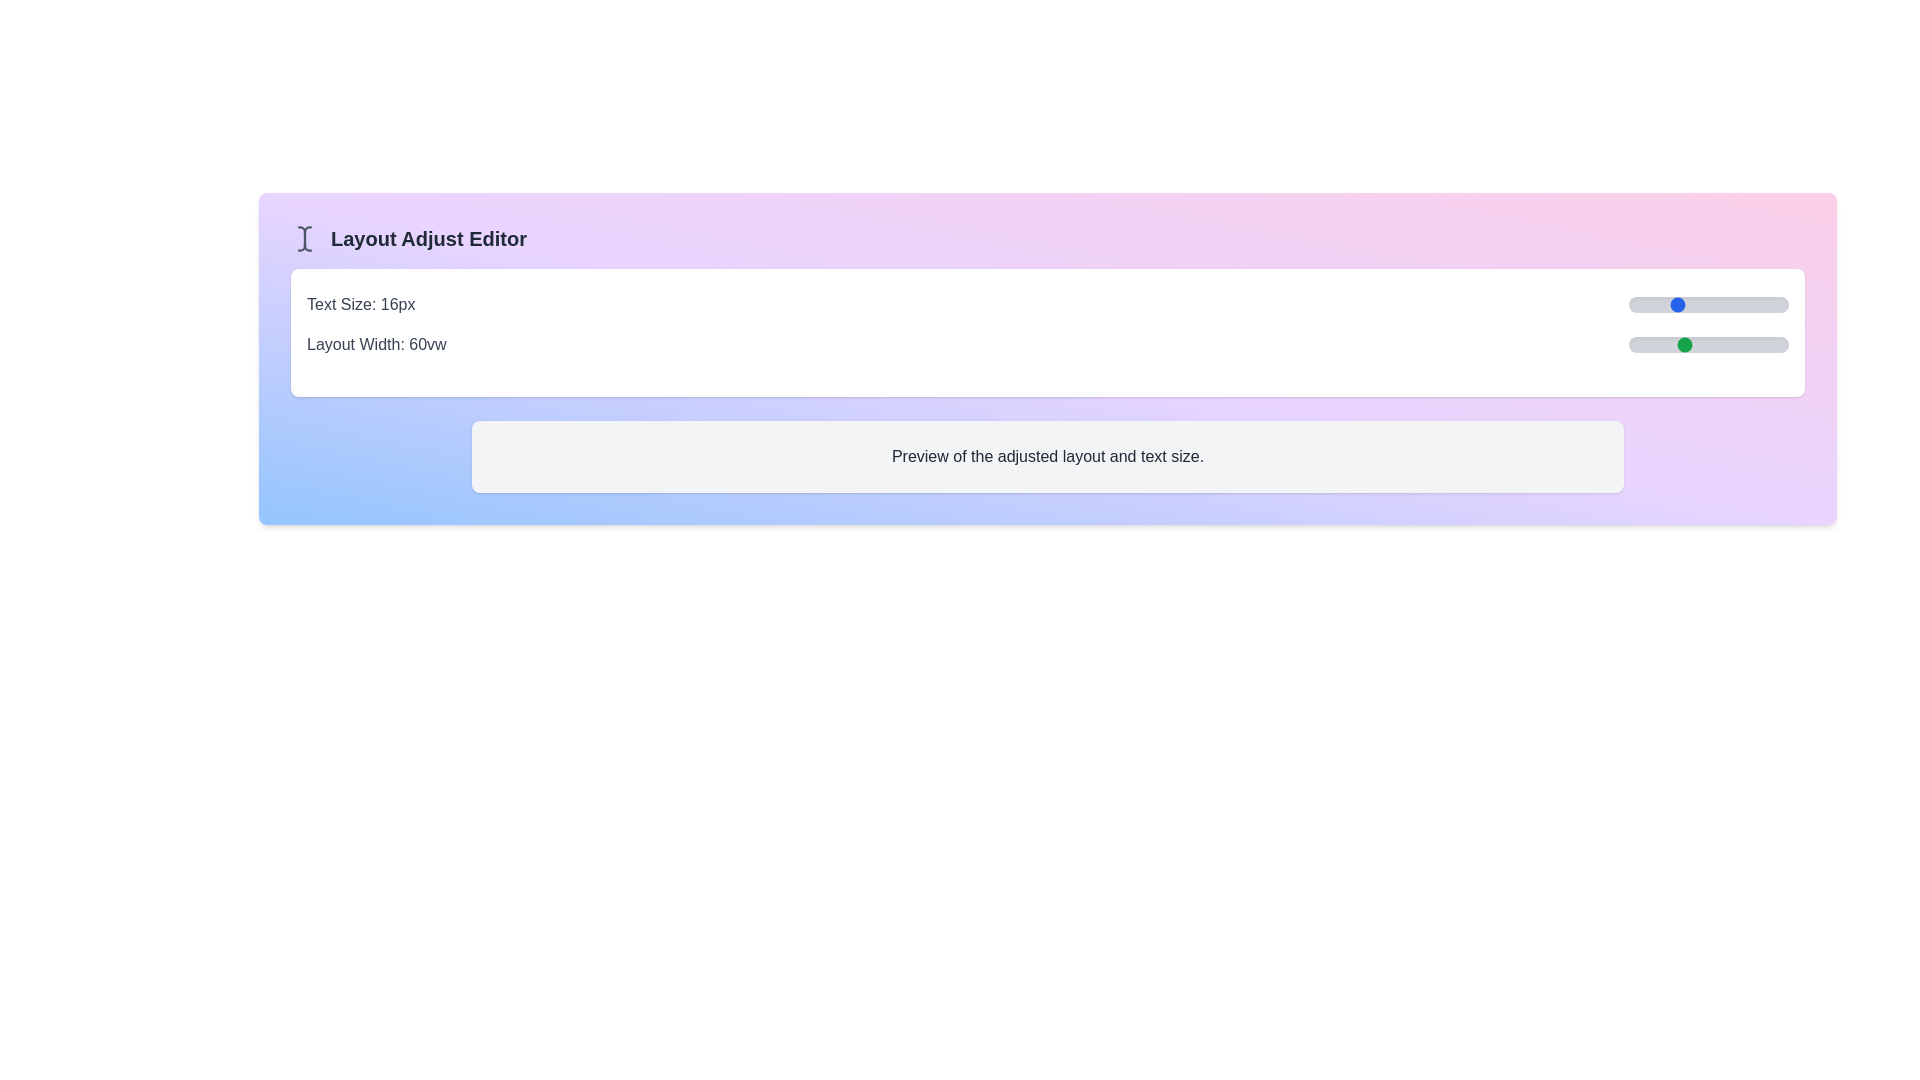  I want to click on the slider, so click(1696, 304).